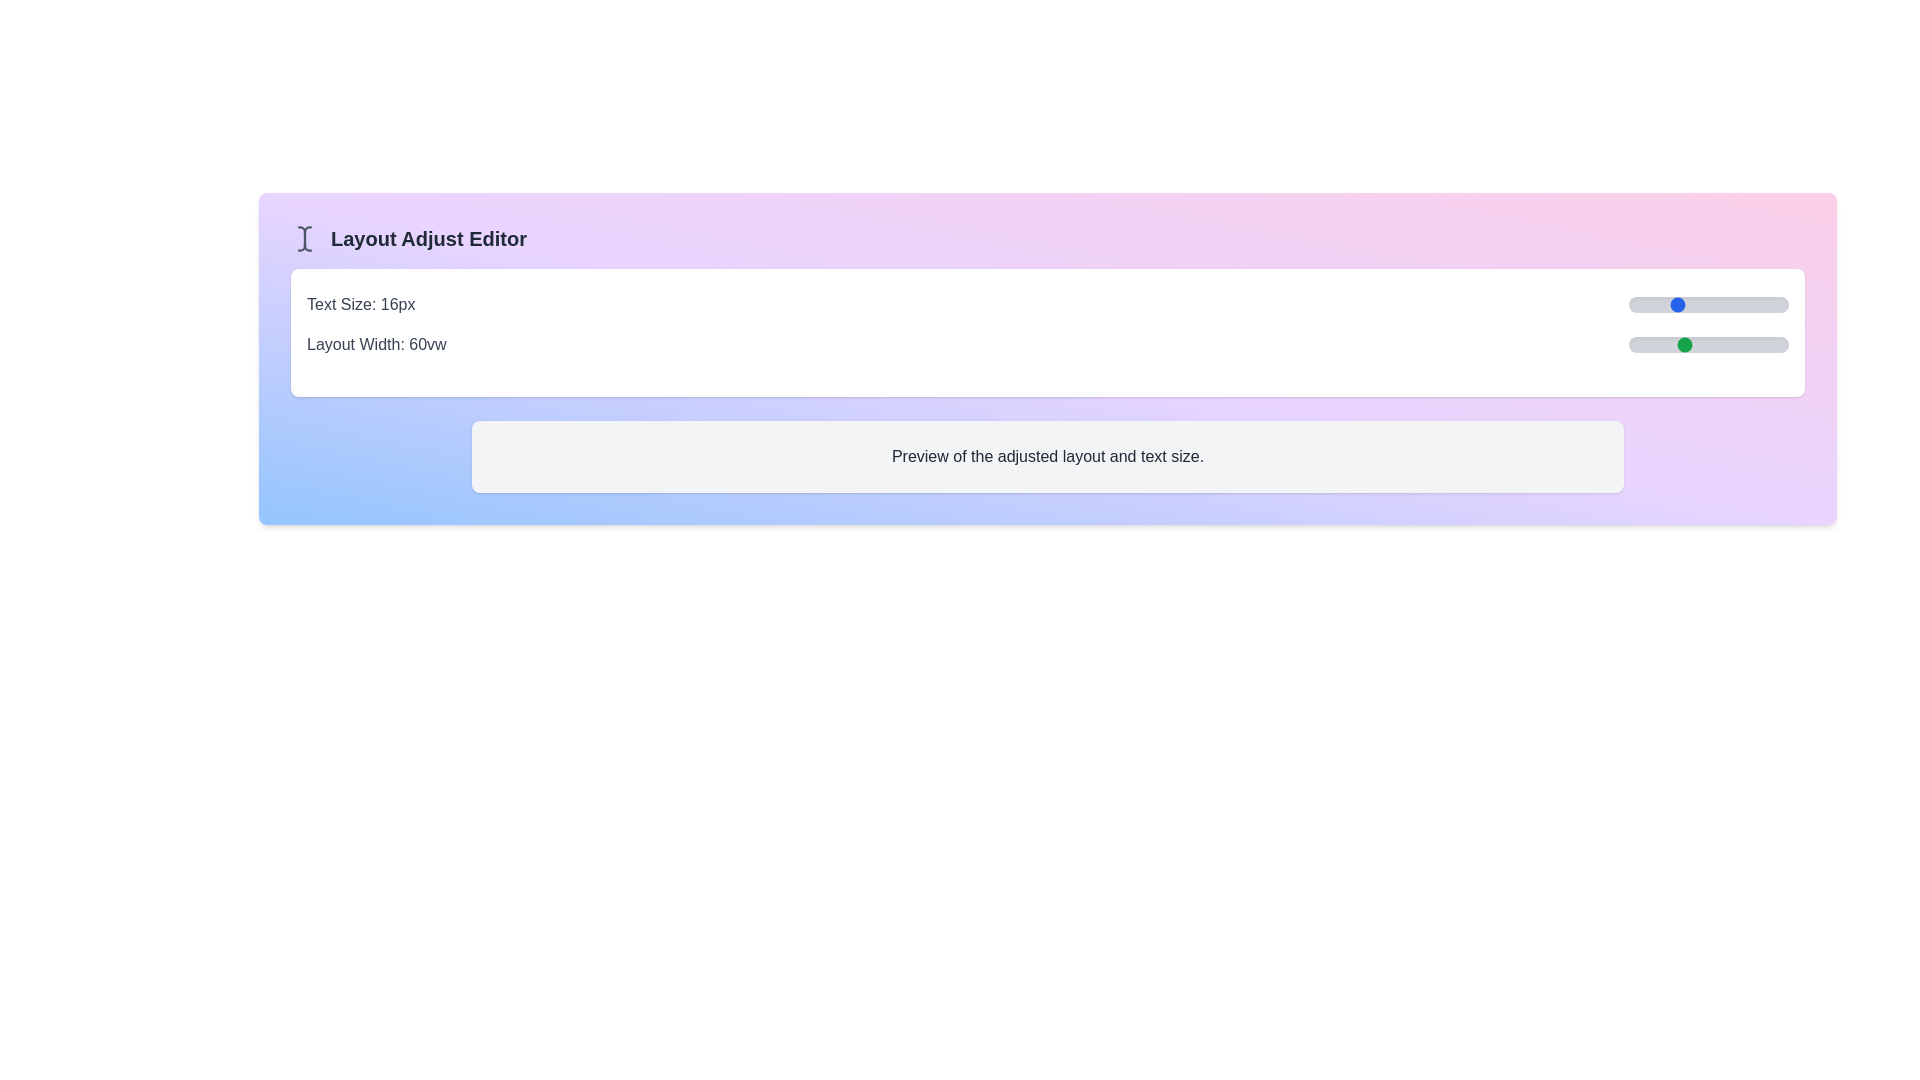  I want to click on the slider, so click(1696, 304).